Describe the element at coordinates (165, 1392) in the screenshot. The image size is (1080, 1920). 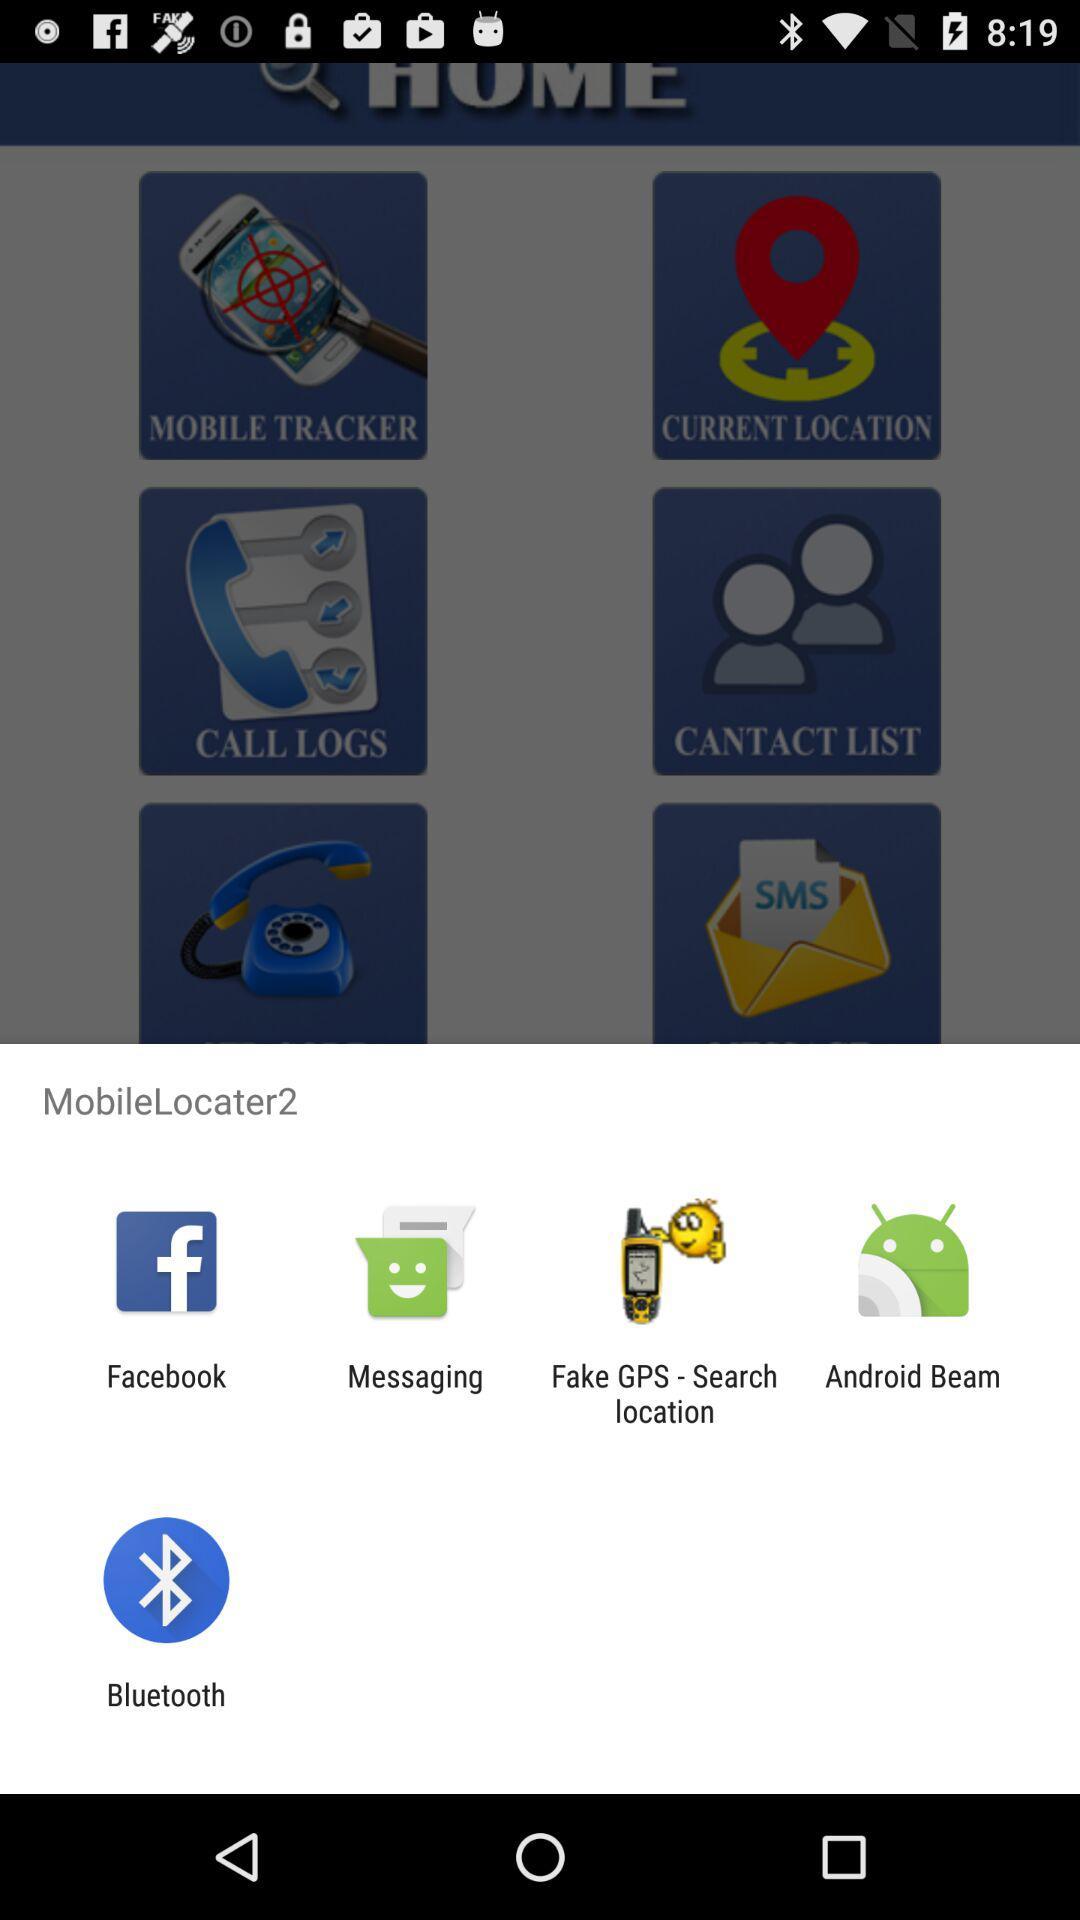
I see `facebook` at that location.